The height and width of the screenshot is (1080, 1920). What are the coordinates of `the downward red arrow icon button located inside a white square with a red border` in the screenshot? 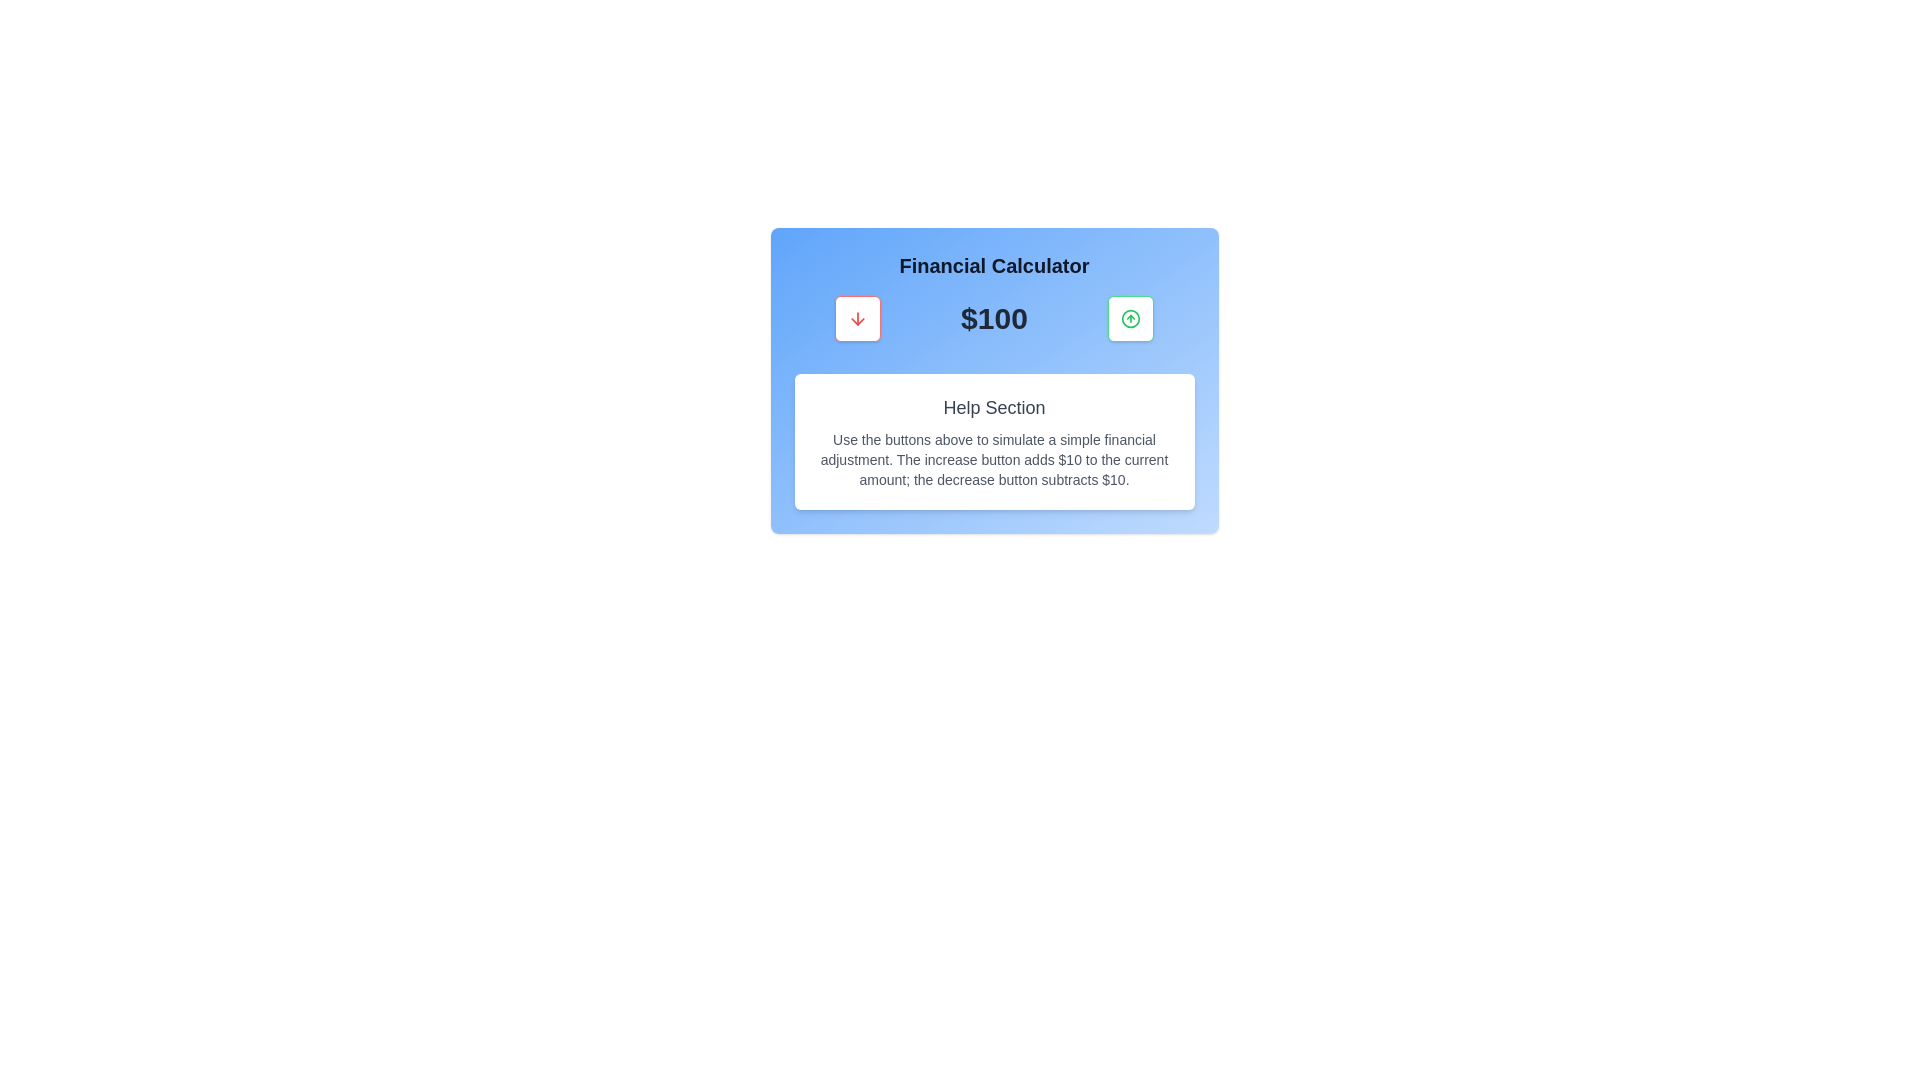 It's located at (857, 318).